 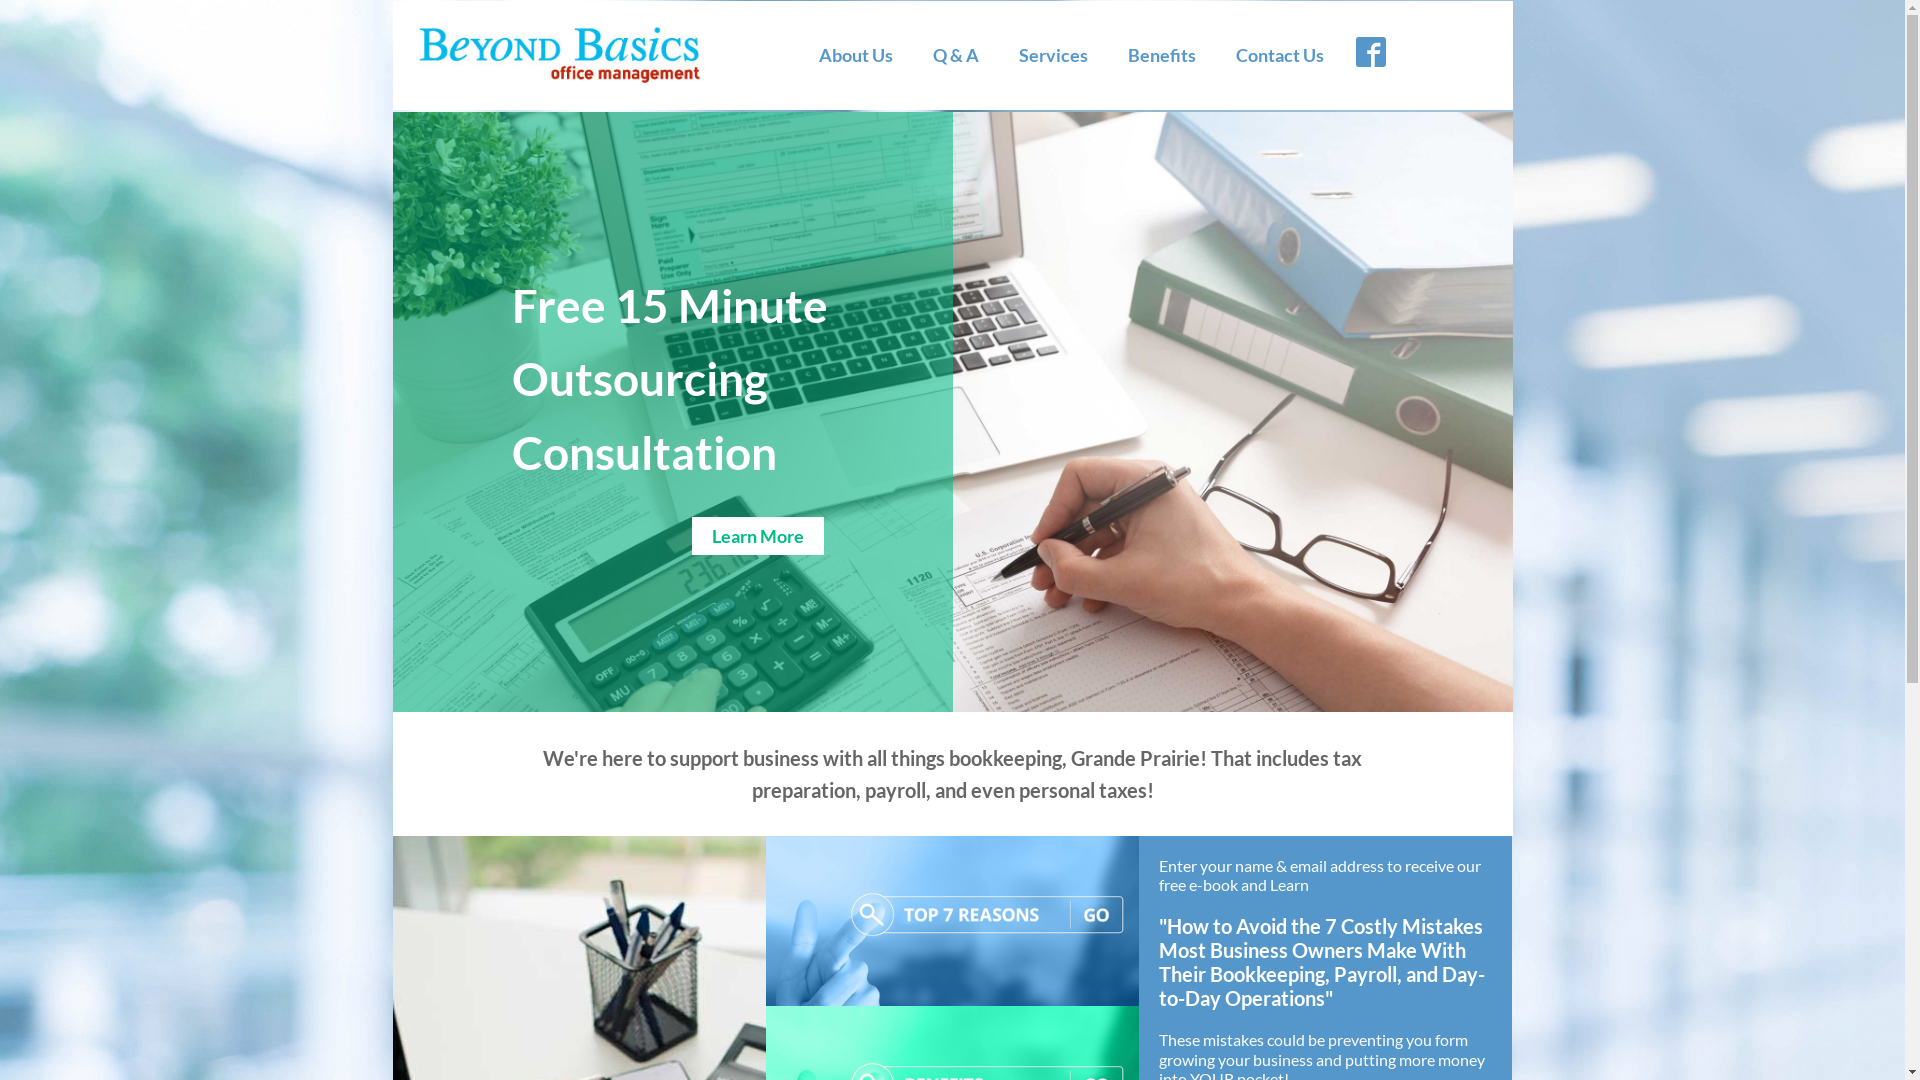 What do you see at coordinates (1161, 54) in the screenshot?
I see `'Benefits'` at bounding box center [1161, 54].